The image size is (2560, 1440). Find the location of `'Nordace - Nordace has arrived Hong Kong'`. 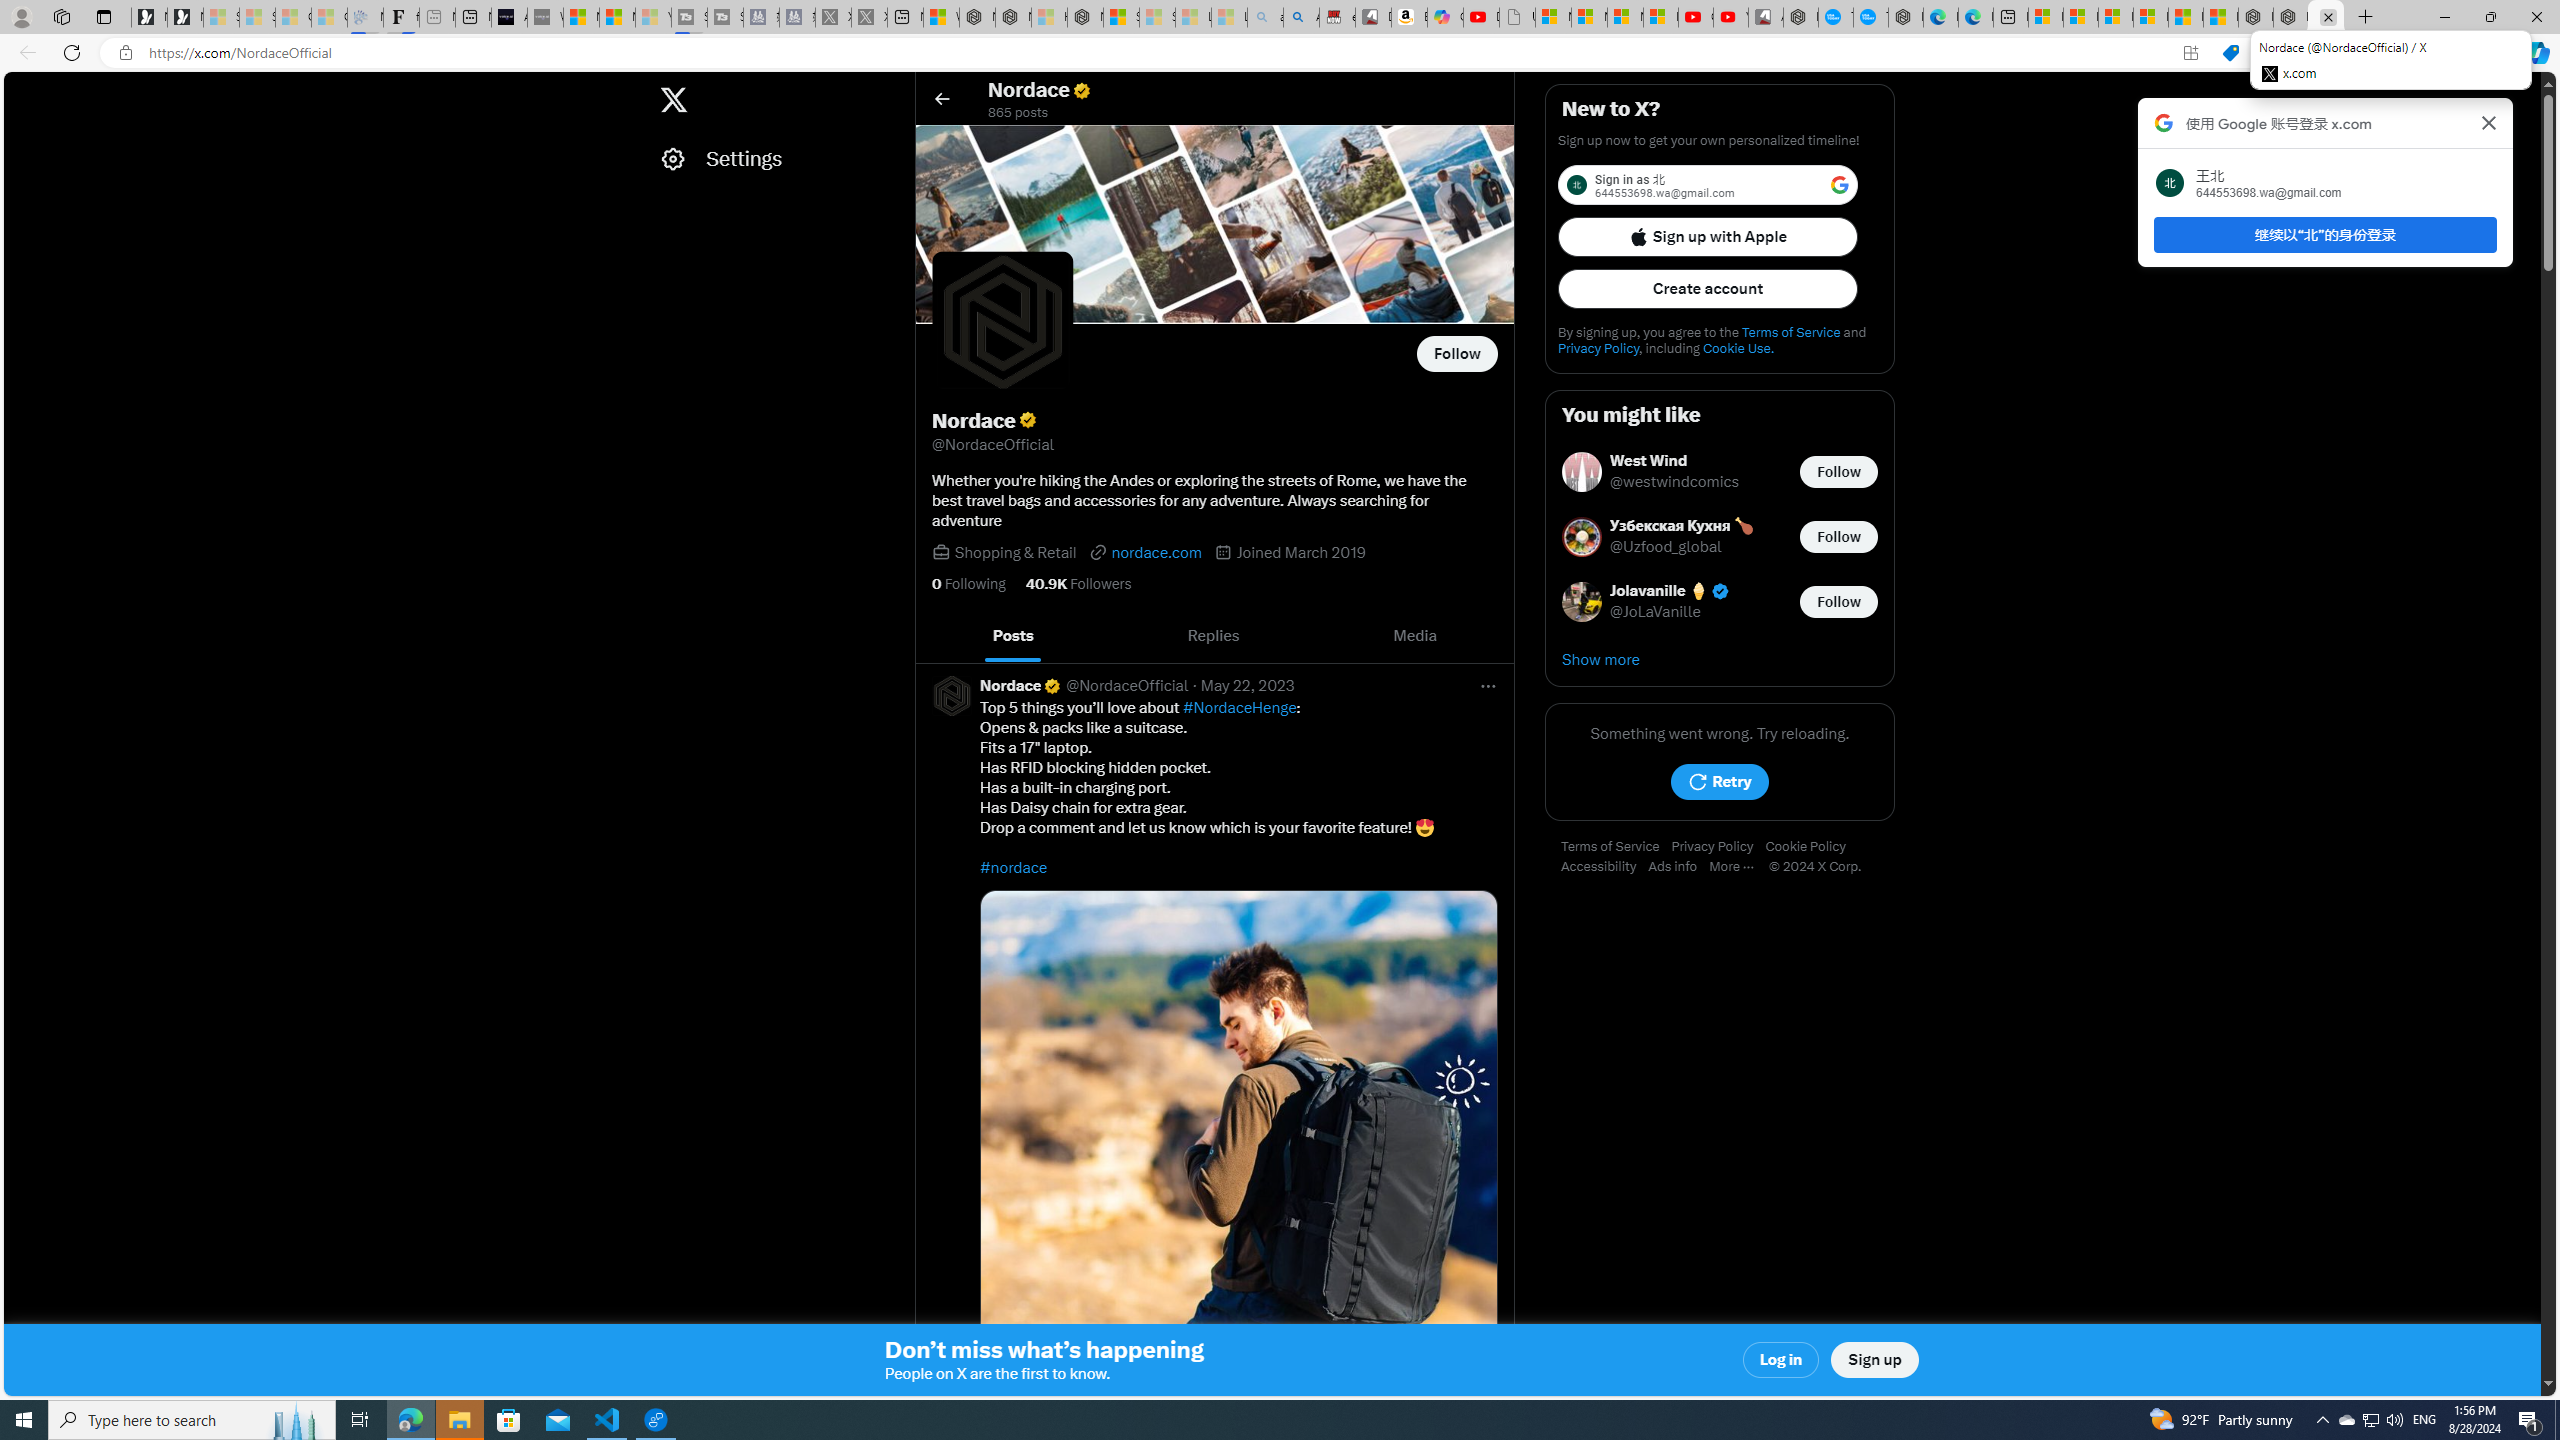

'Nordace - Nordace has arrived Hong Kong' is located at coordinates (1904, 16).